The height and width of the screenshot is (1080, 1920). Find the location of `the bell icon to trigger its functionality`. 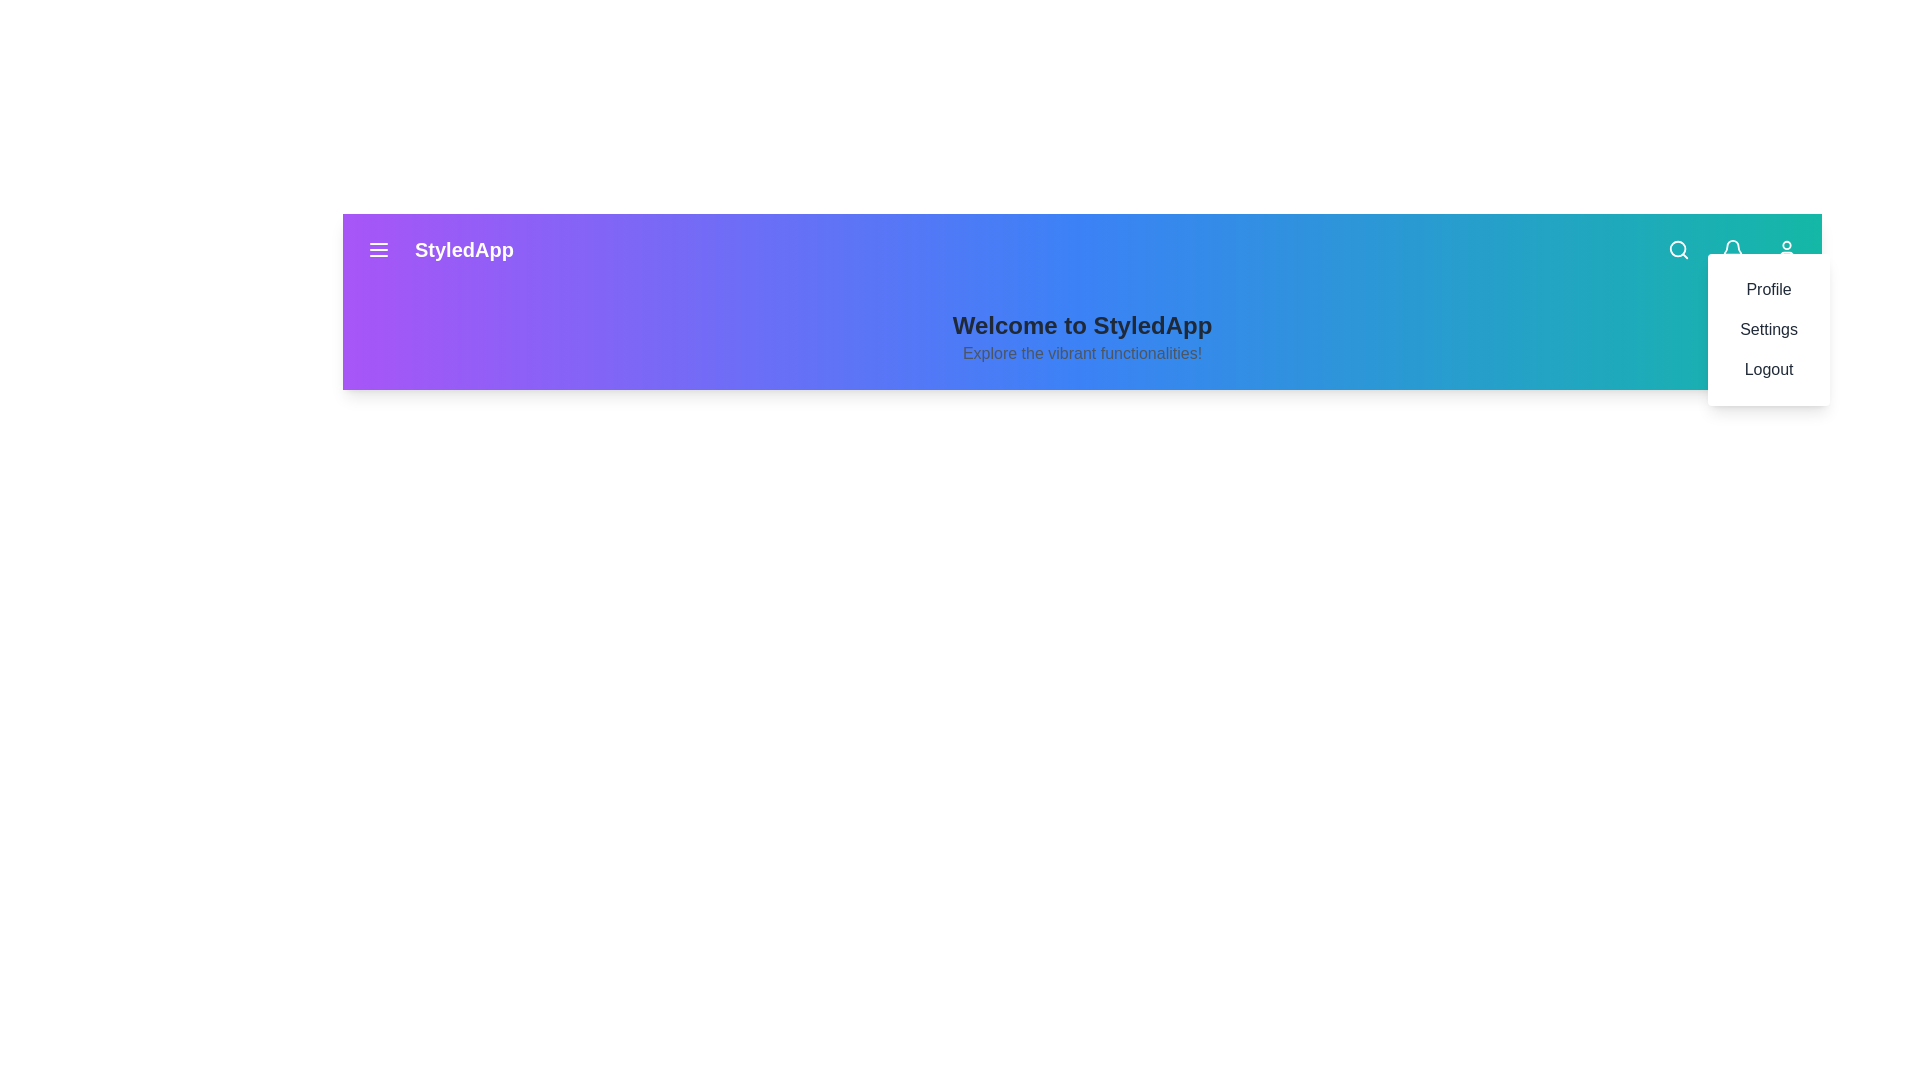

the bell icon to trigger its functionality is located at coordinates (1731, 249).